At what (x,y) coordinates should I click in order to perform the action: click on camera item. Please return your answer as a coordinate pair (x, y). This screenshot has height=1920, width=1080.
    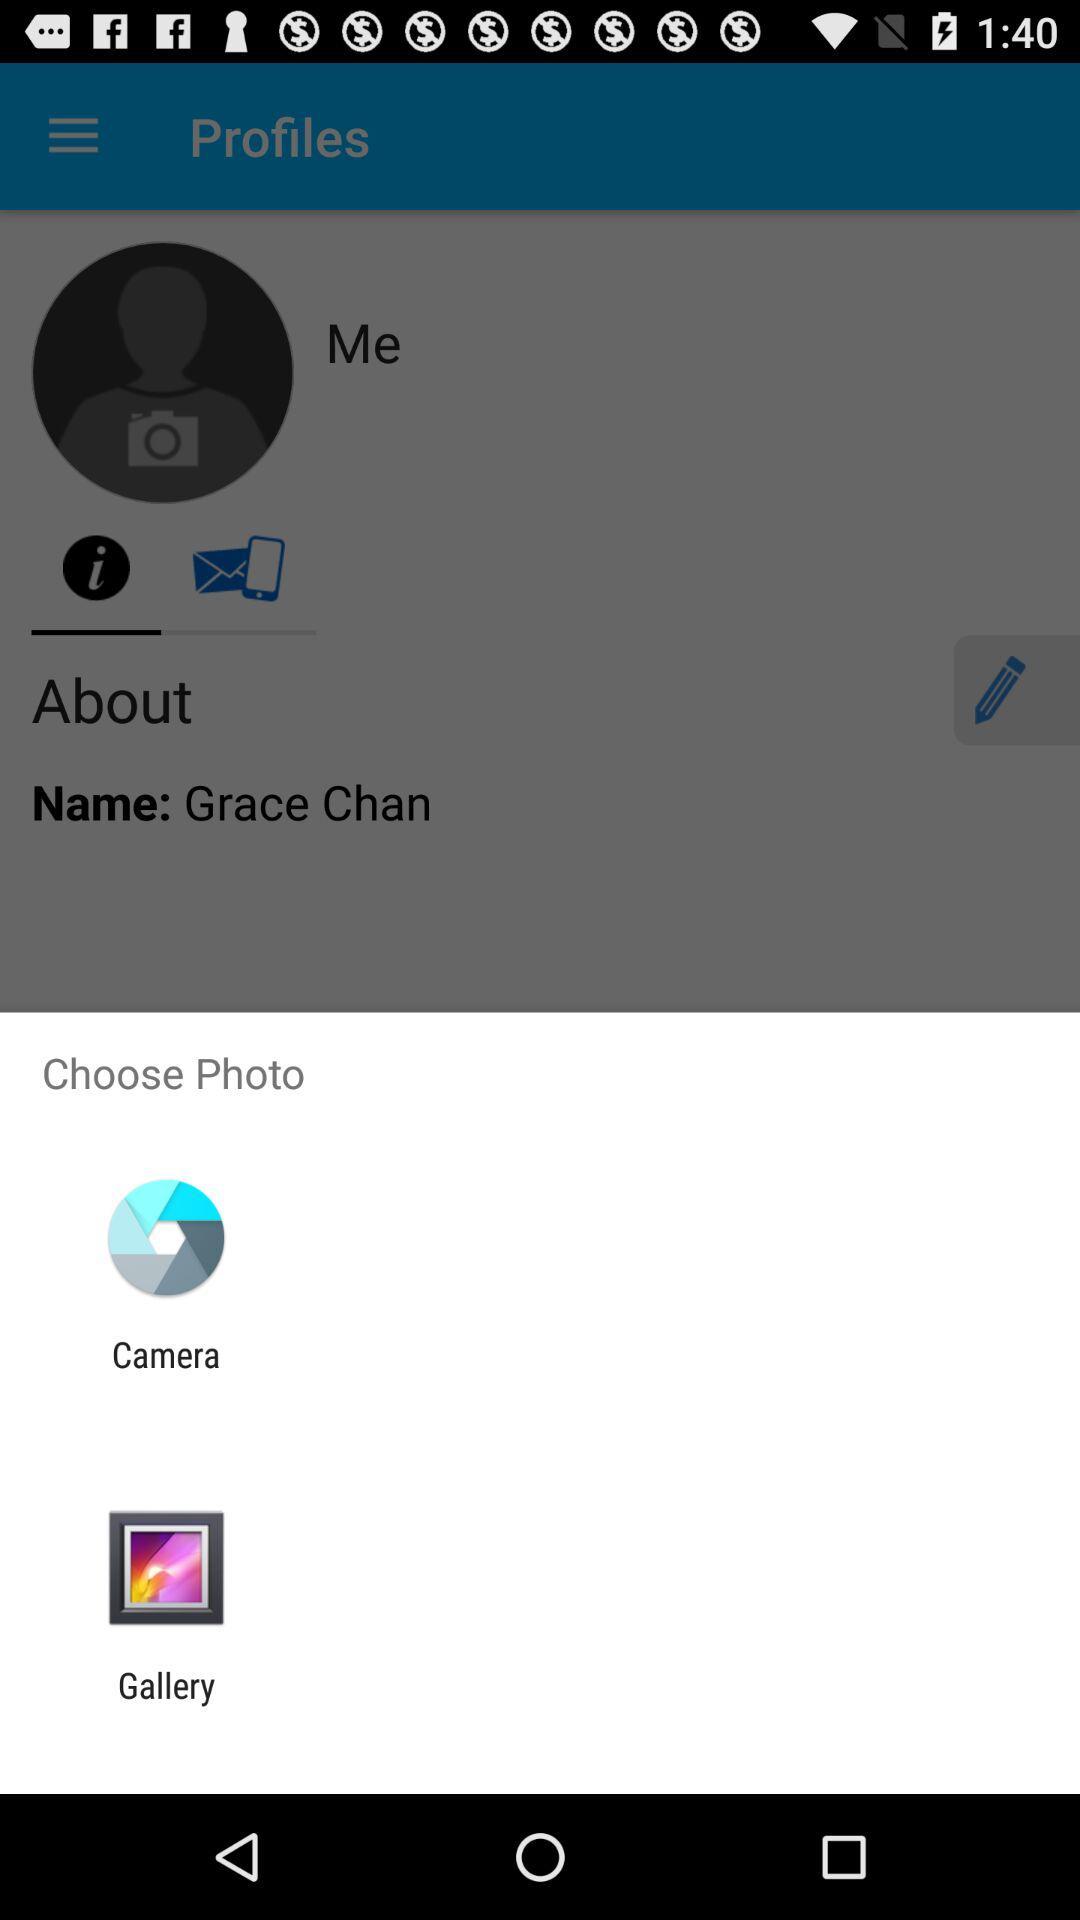
    Looking at the image, I should click on (165, 1374).